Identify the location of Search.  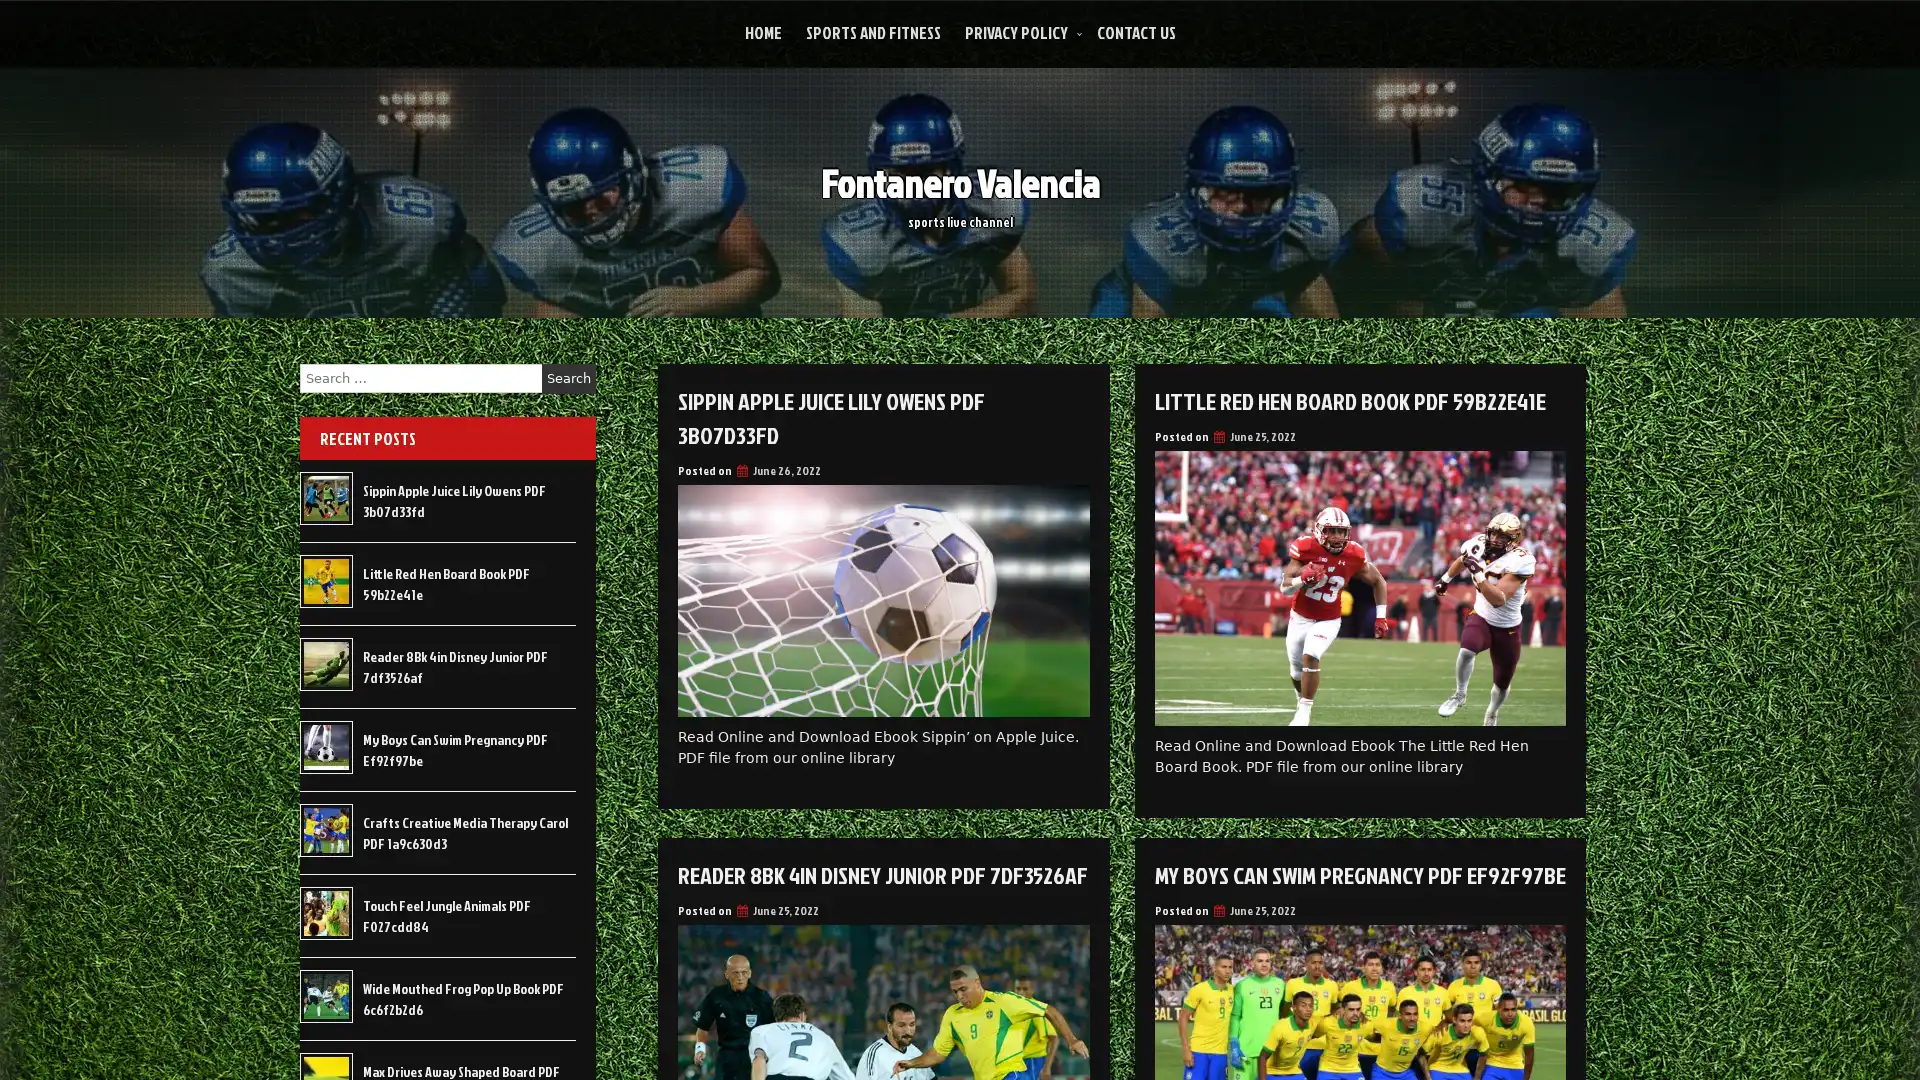
(568, 378).